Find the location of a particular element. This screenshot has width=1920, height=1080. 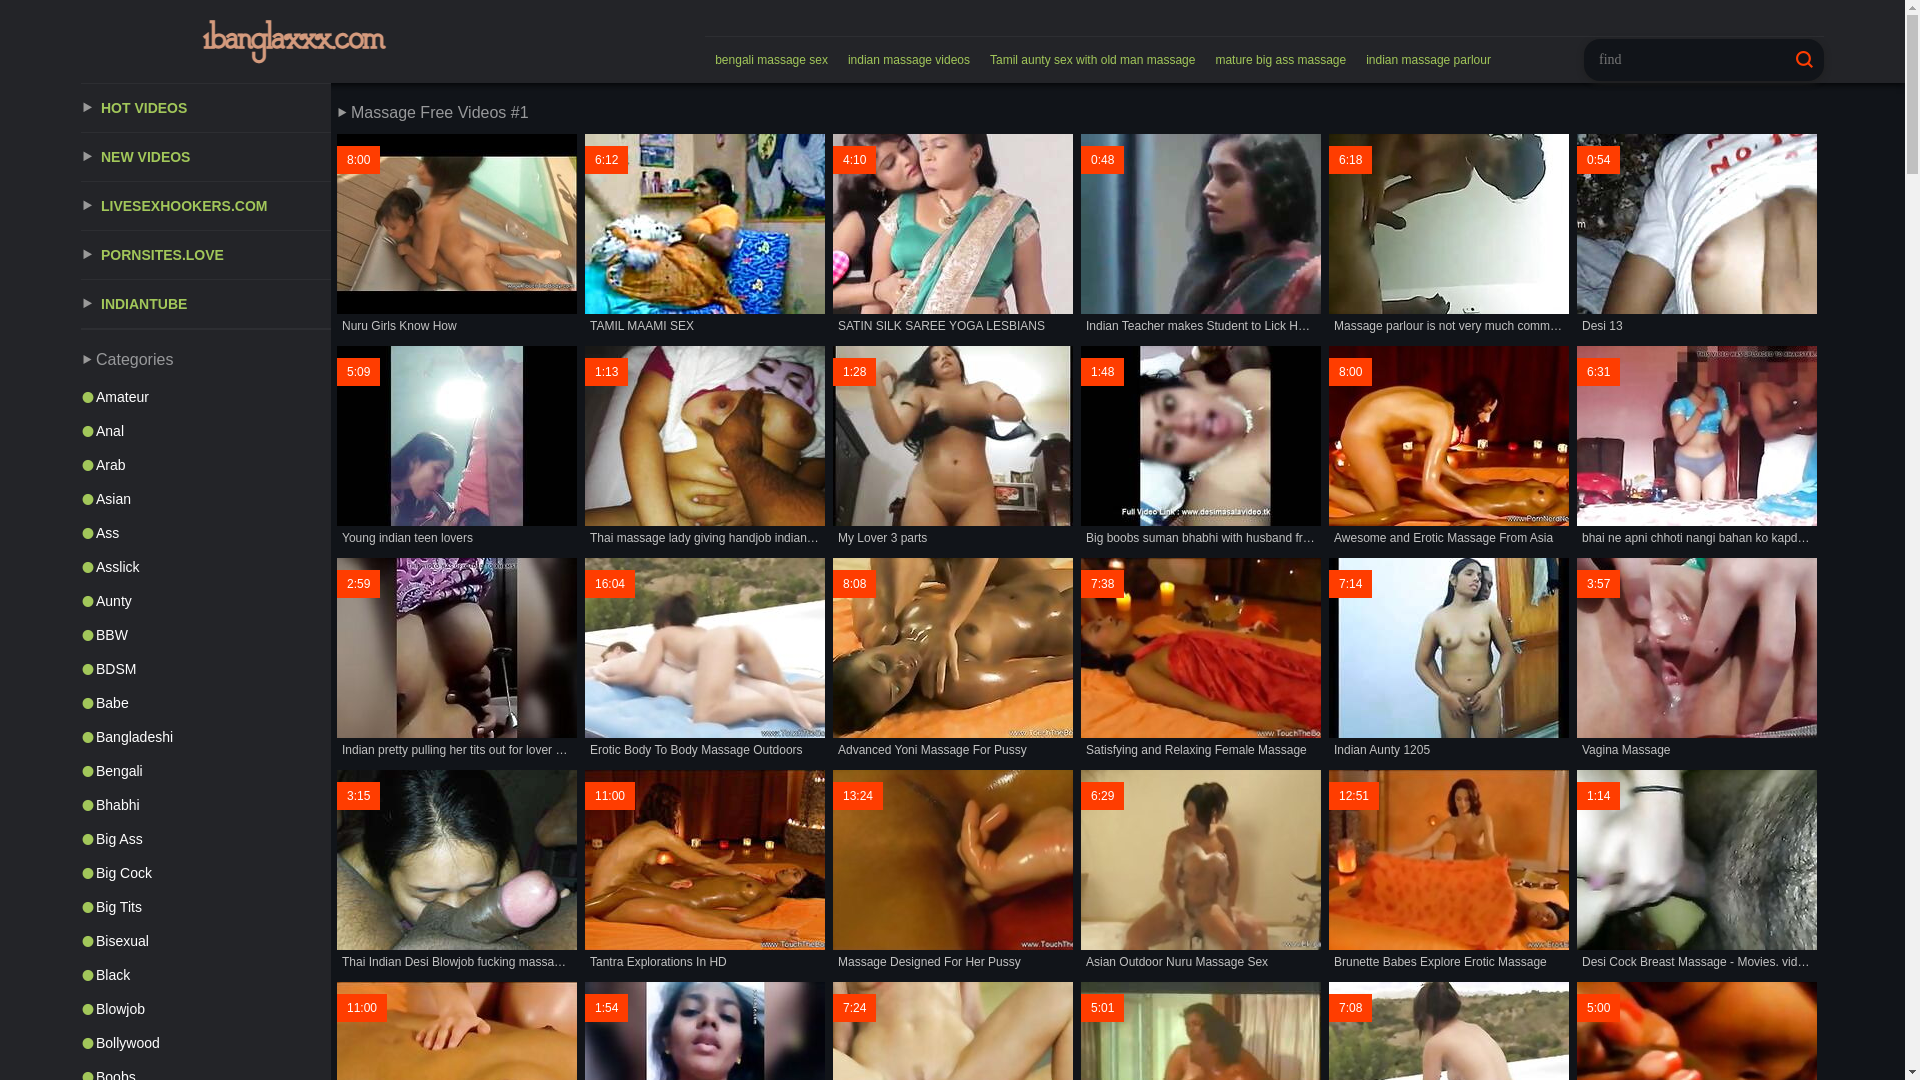

'Bhabhi' is located at coordinates (206, 804).